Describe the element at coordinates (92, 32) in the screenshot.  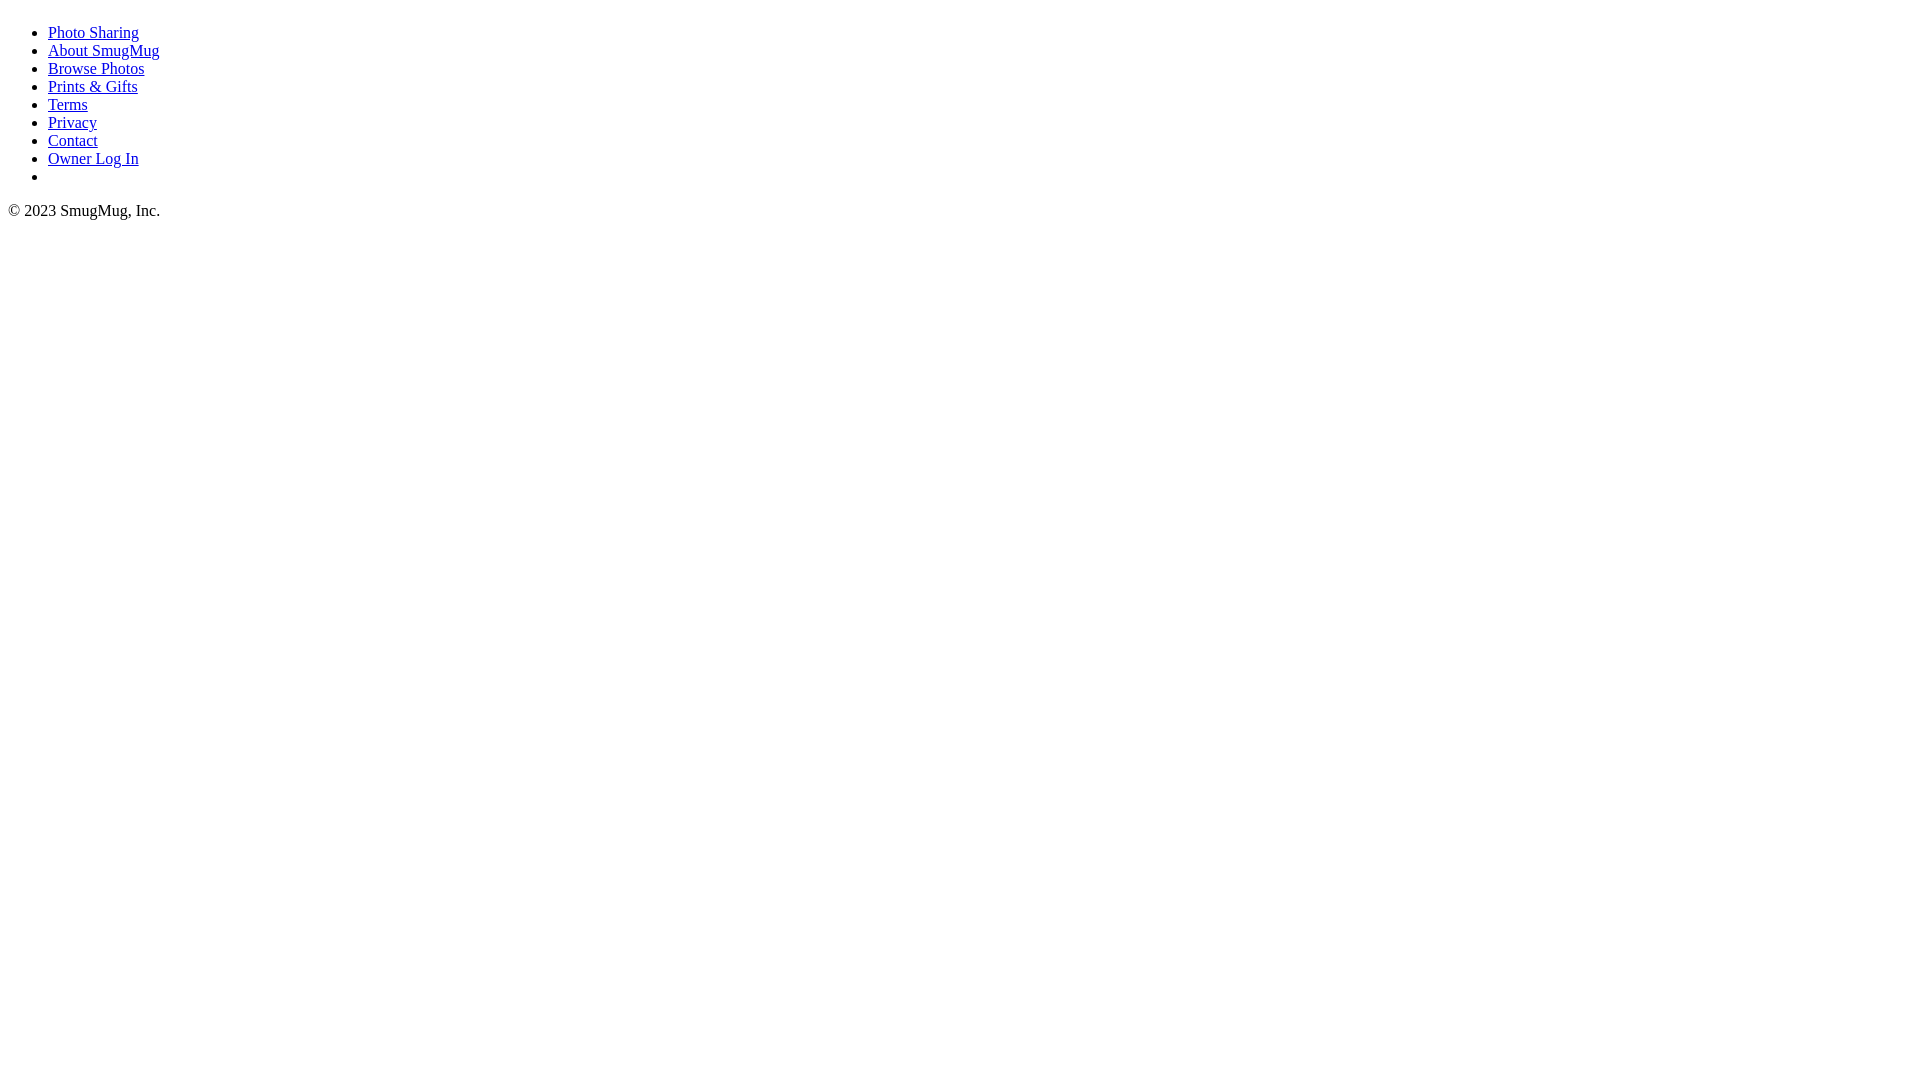
I see `'Photo Sharing'` at that location.